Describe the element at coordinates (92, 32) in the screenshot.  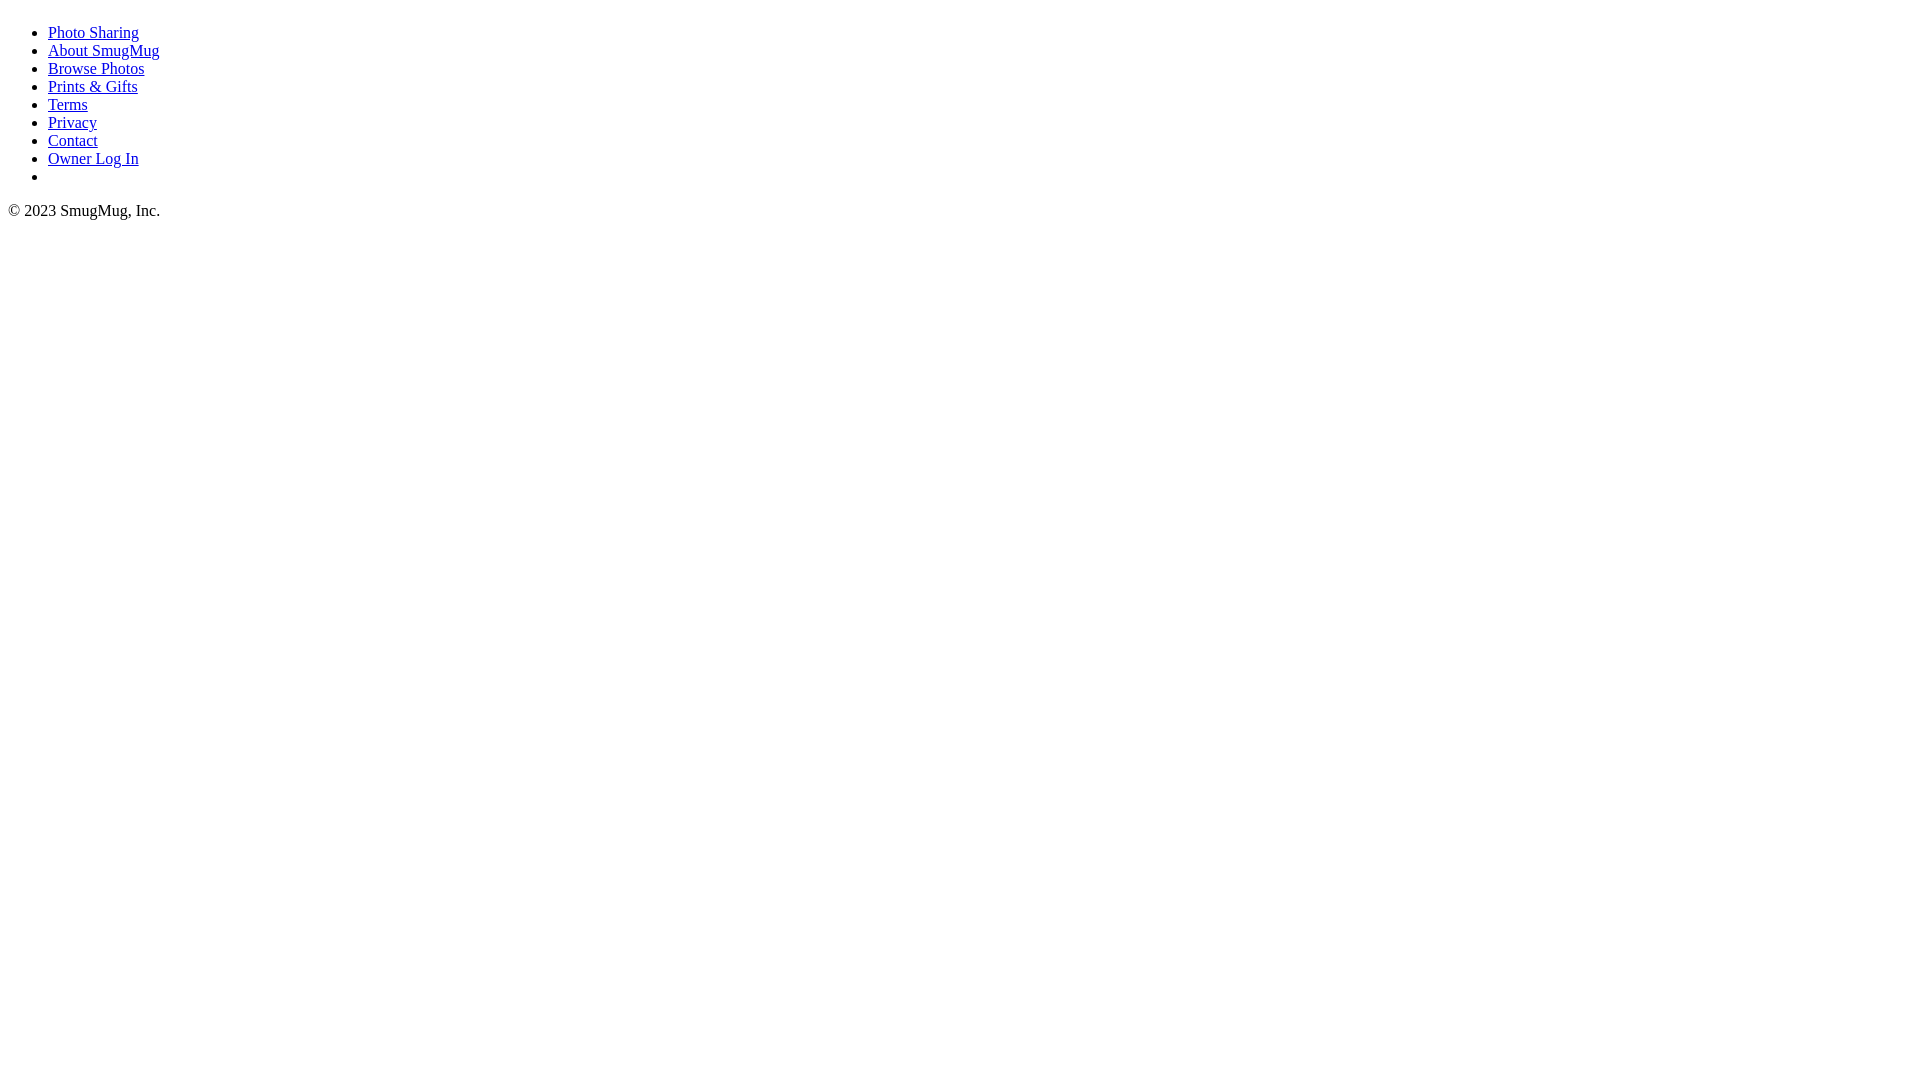
I see `'Photo Sharing'` at that location.